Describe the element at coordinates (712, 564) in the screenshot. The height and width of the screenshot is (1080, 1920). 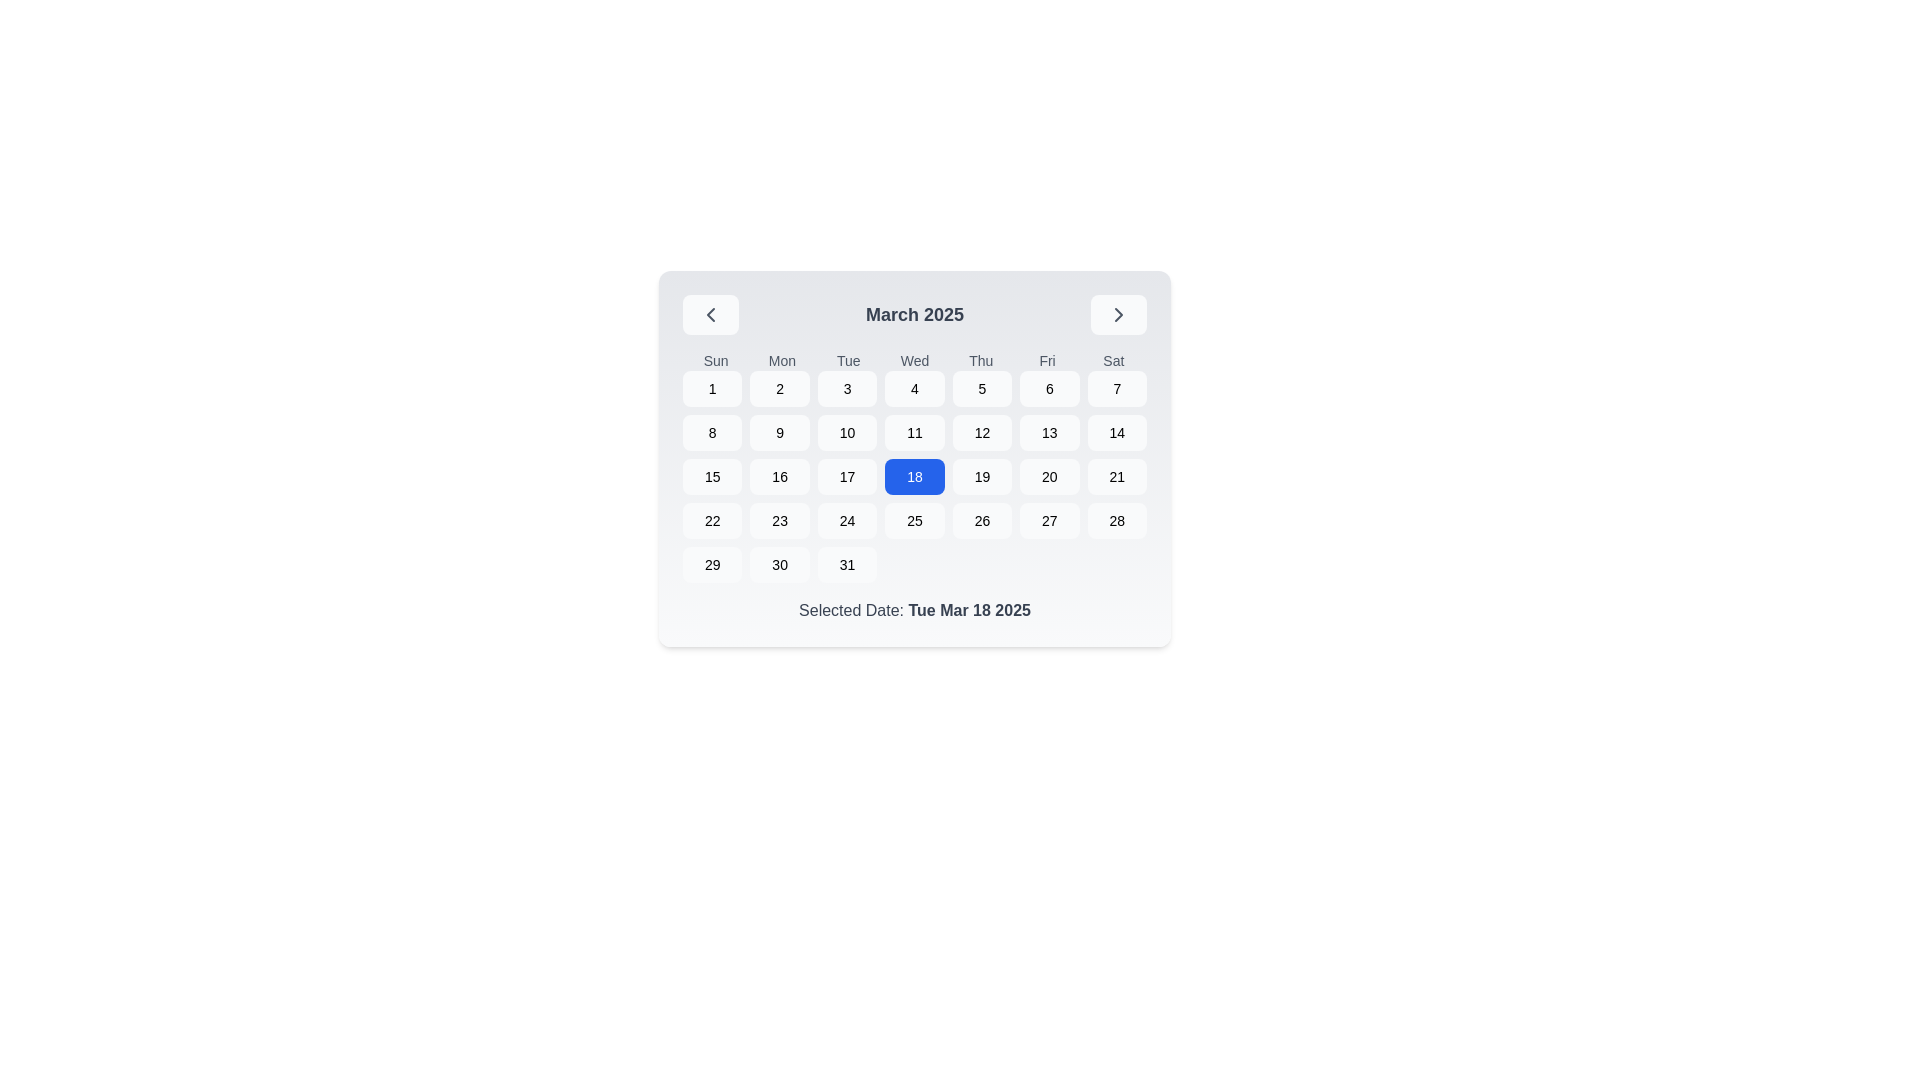
I see `the button representing calendar day '29', which is a rounded box with a light gray background and the number '29' centered within it` at that location.